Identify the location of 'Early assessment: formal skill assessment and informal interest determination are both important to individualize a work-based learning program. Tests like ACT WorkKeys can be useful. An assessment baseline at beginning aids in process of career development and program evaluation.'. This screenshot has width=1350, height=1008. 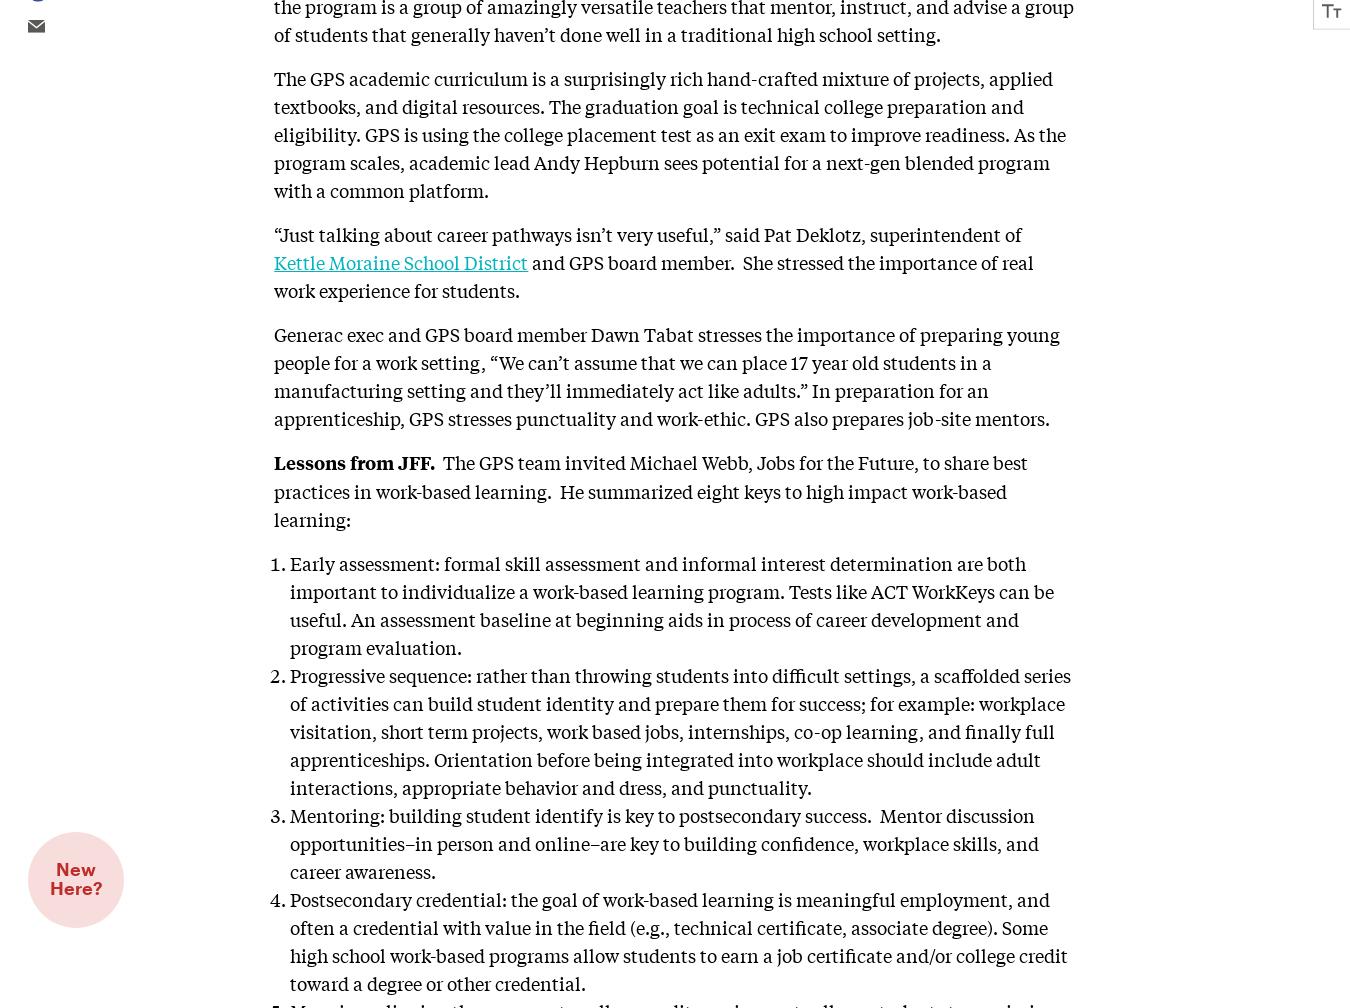
(672, 603).